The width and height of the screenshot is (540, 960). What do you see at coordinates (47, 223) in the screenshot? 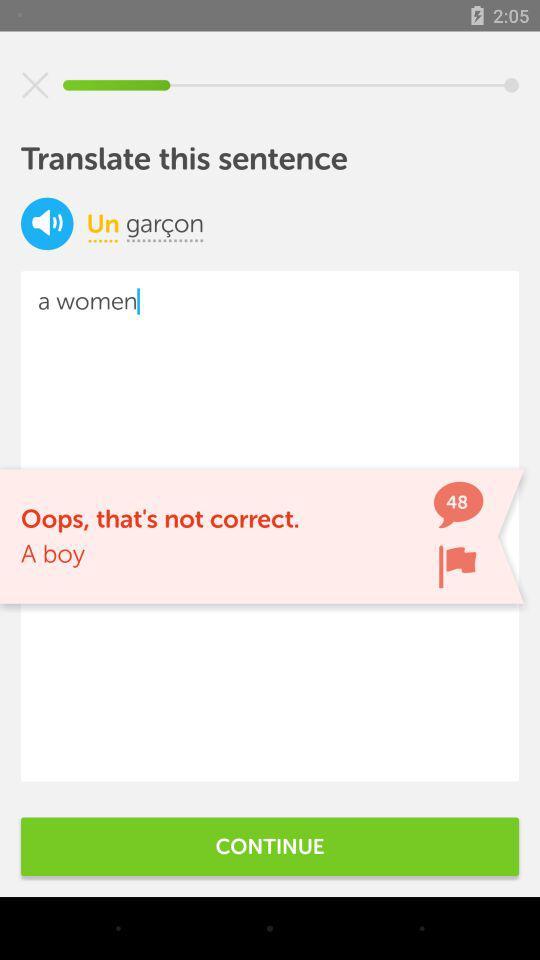
I see `the volume icon` at bounding box center [47, 223].